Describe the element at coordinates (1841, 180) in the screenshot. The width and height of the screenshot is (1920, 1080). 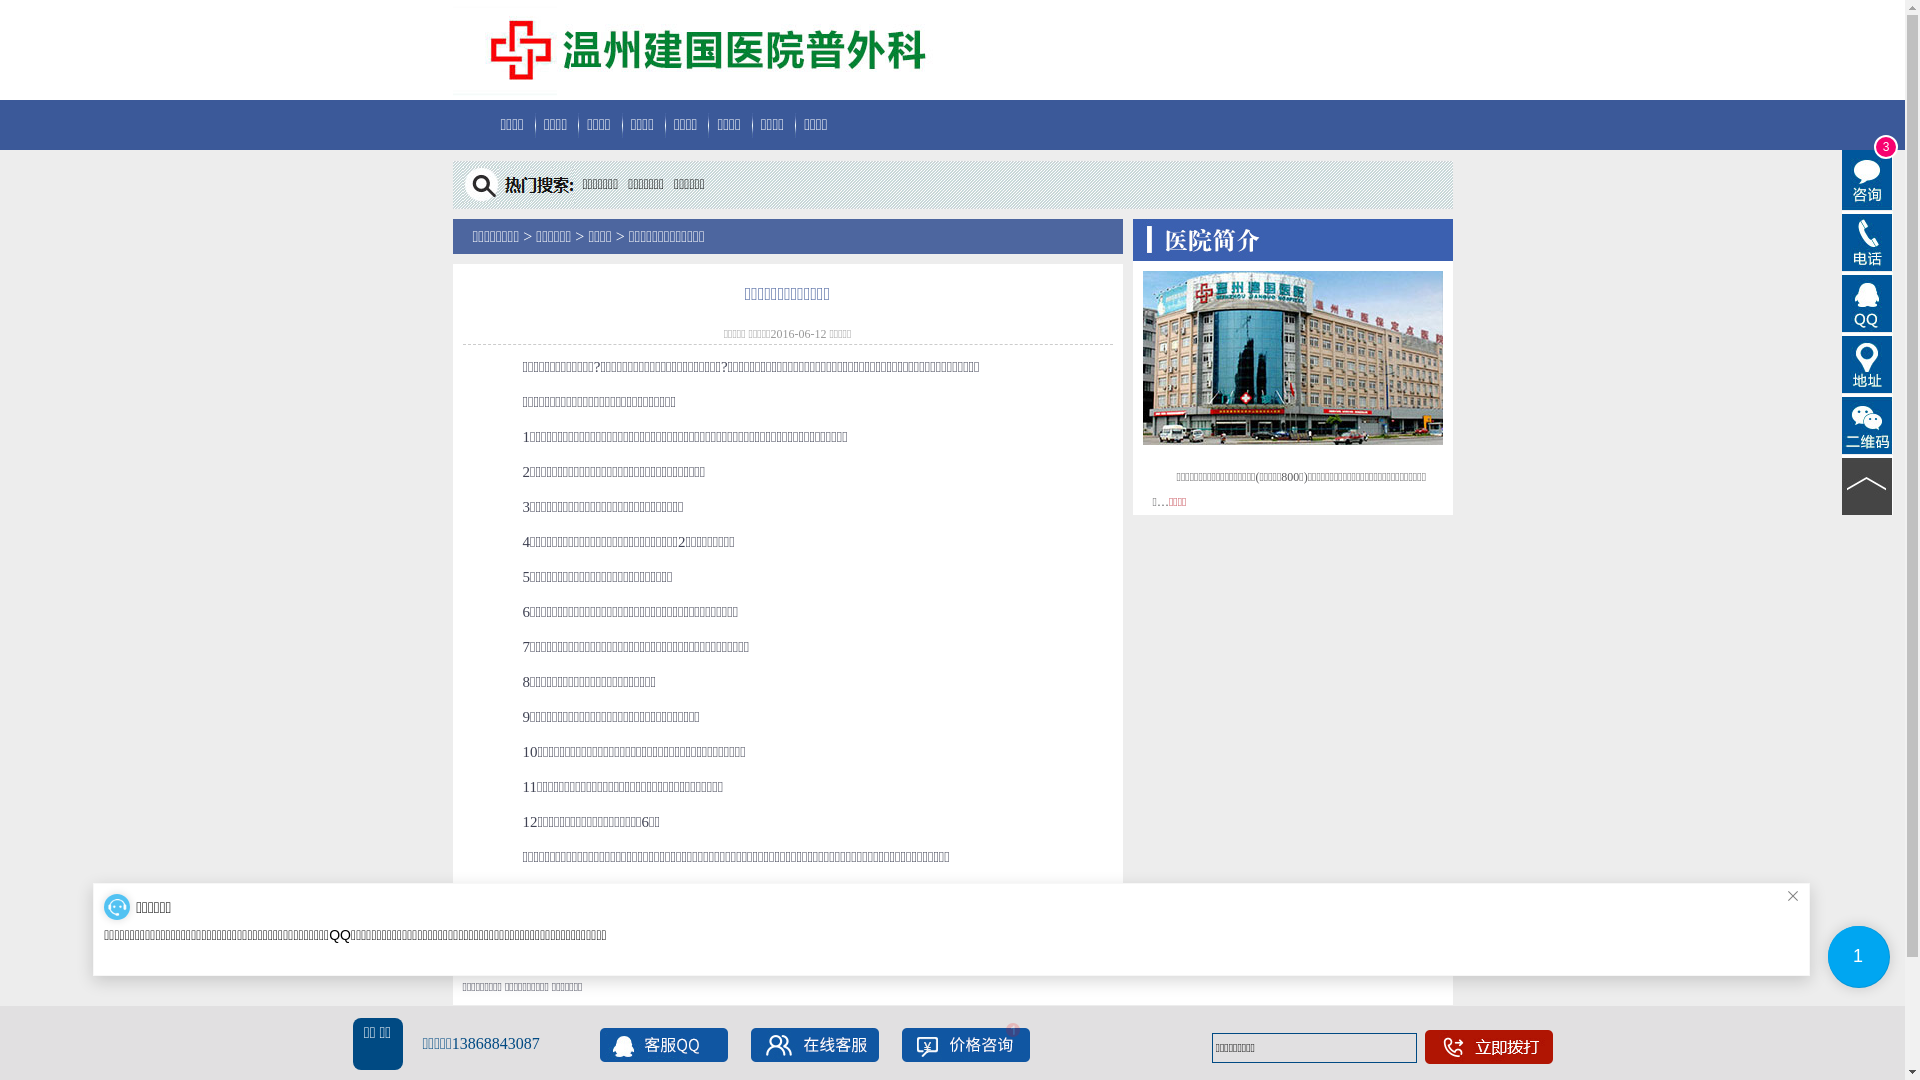
I see `'3'` at that location.